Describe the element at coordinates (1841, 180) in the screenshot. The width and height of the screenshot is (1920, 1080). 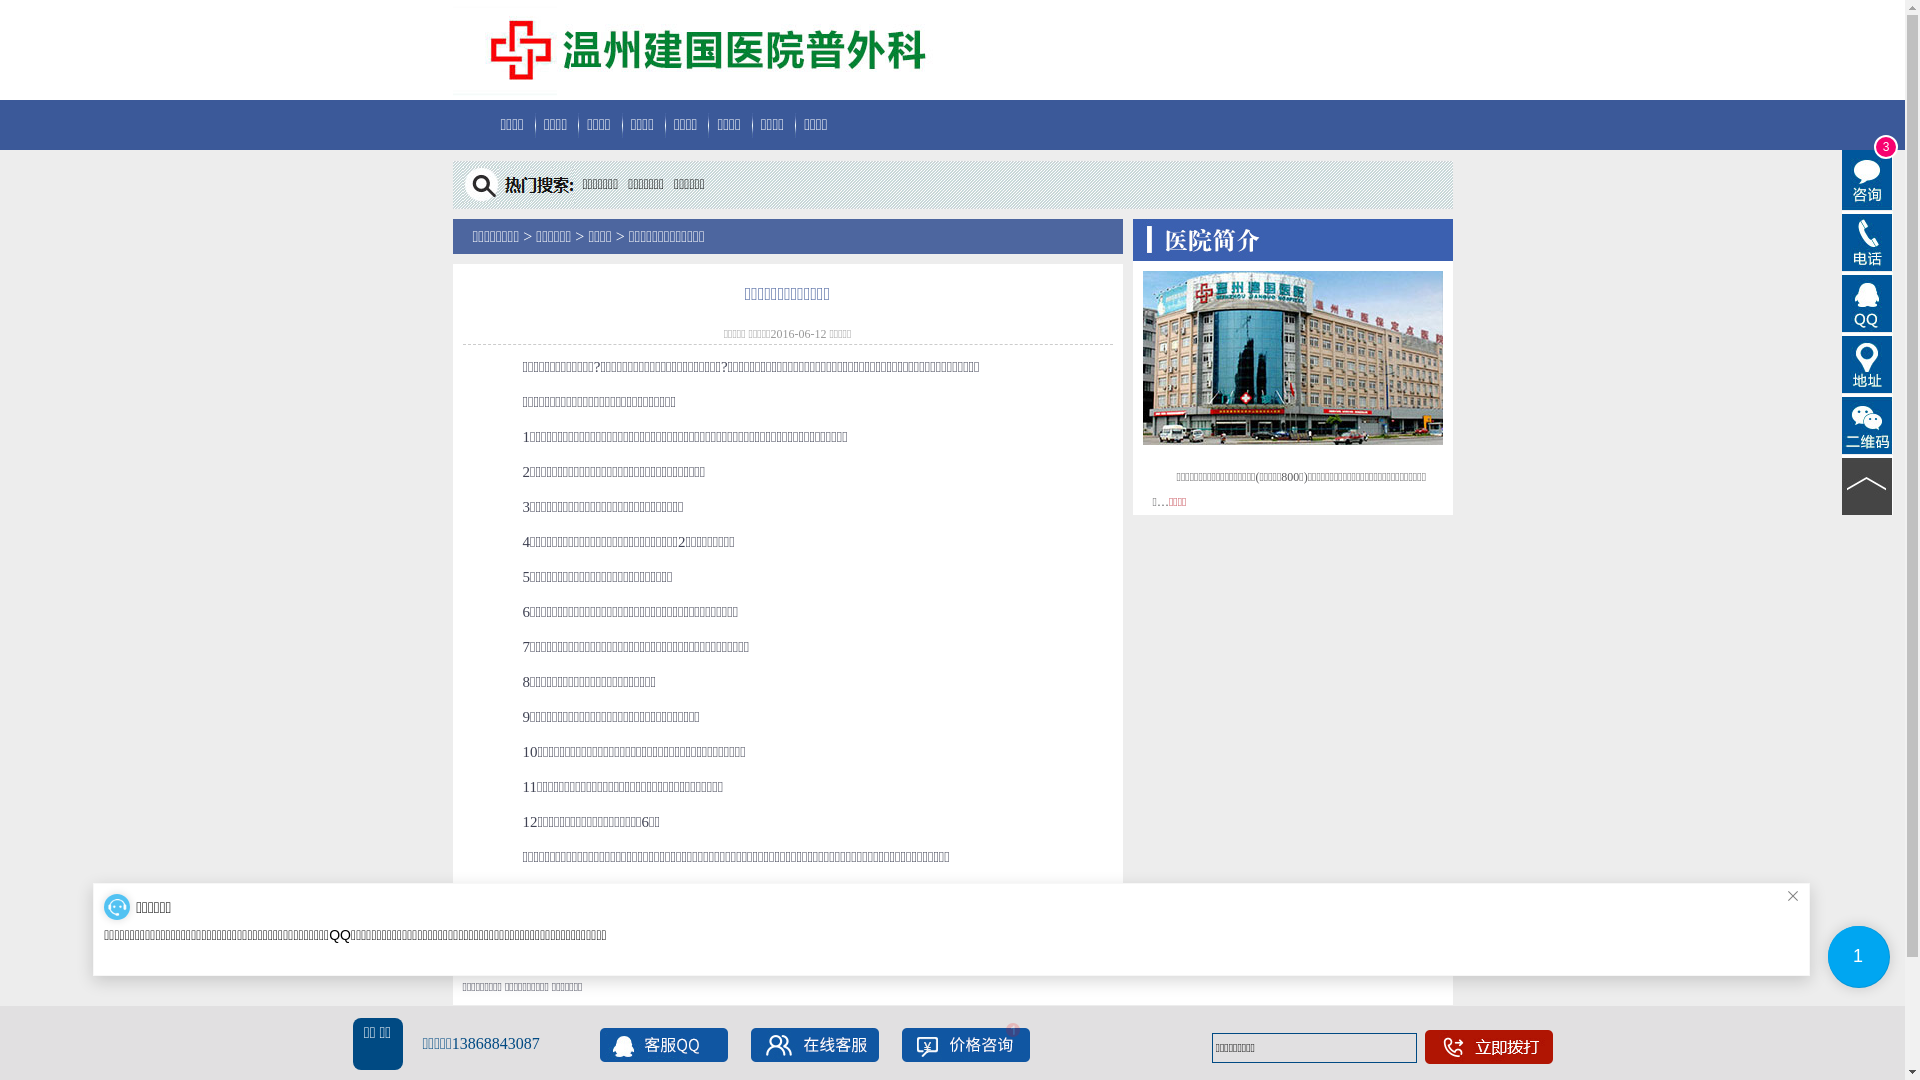
I see `'3'` at that location.